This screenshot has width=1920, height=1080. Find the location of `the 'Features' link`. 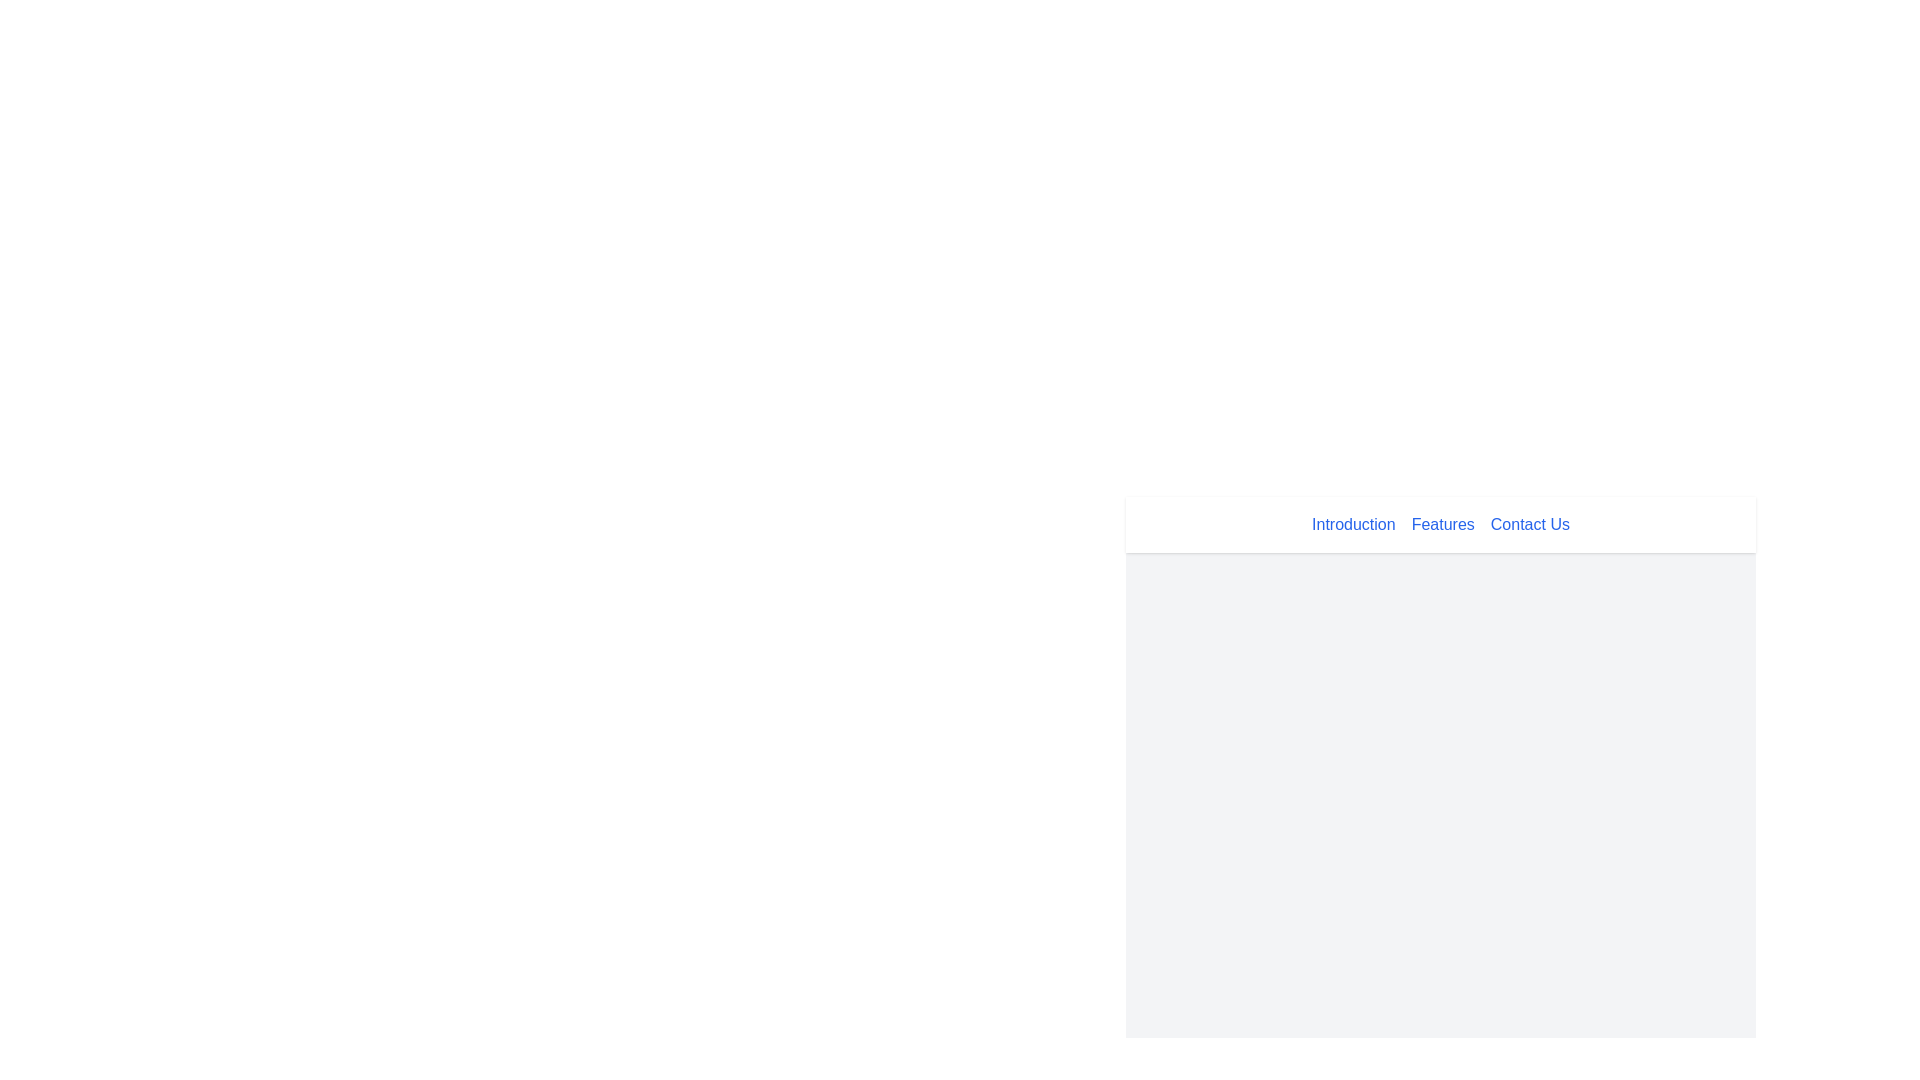

the 'Features' link is located at coordinates (1440, 523).